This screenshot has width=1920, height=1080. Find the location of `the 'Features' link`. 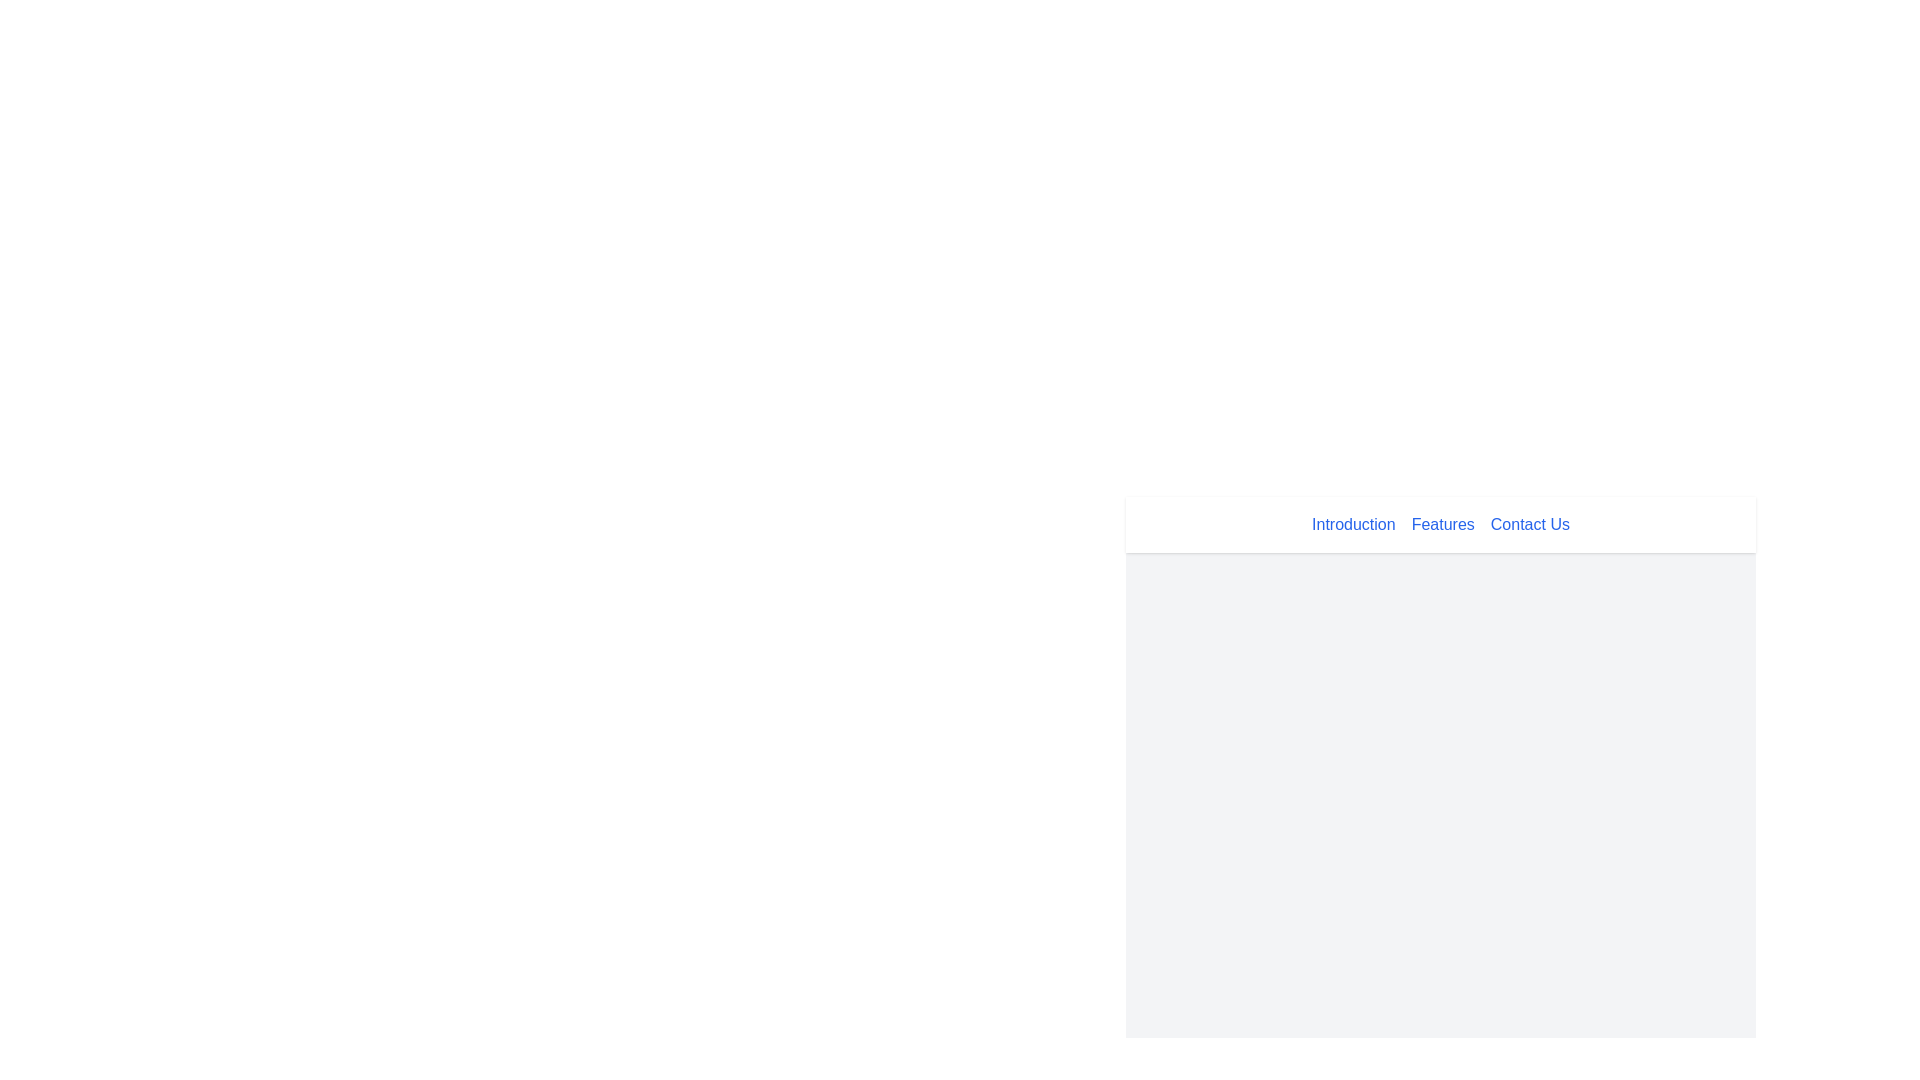

the 'Features' link is located at coordinates (1440, 523).